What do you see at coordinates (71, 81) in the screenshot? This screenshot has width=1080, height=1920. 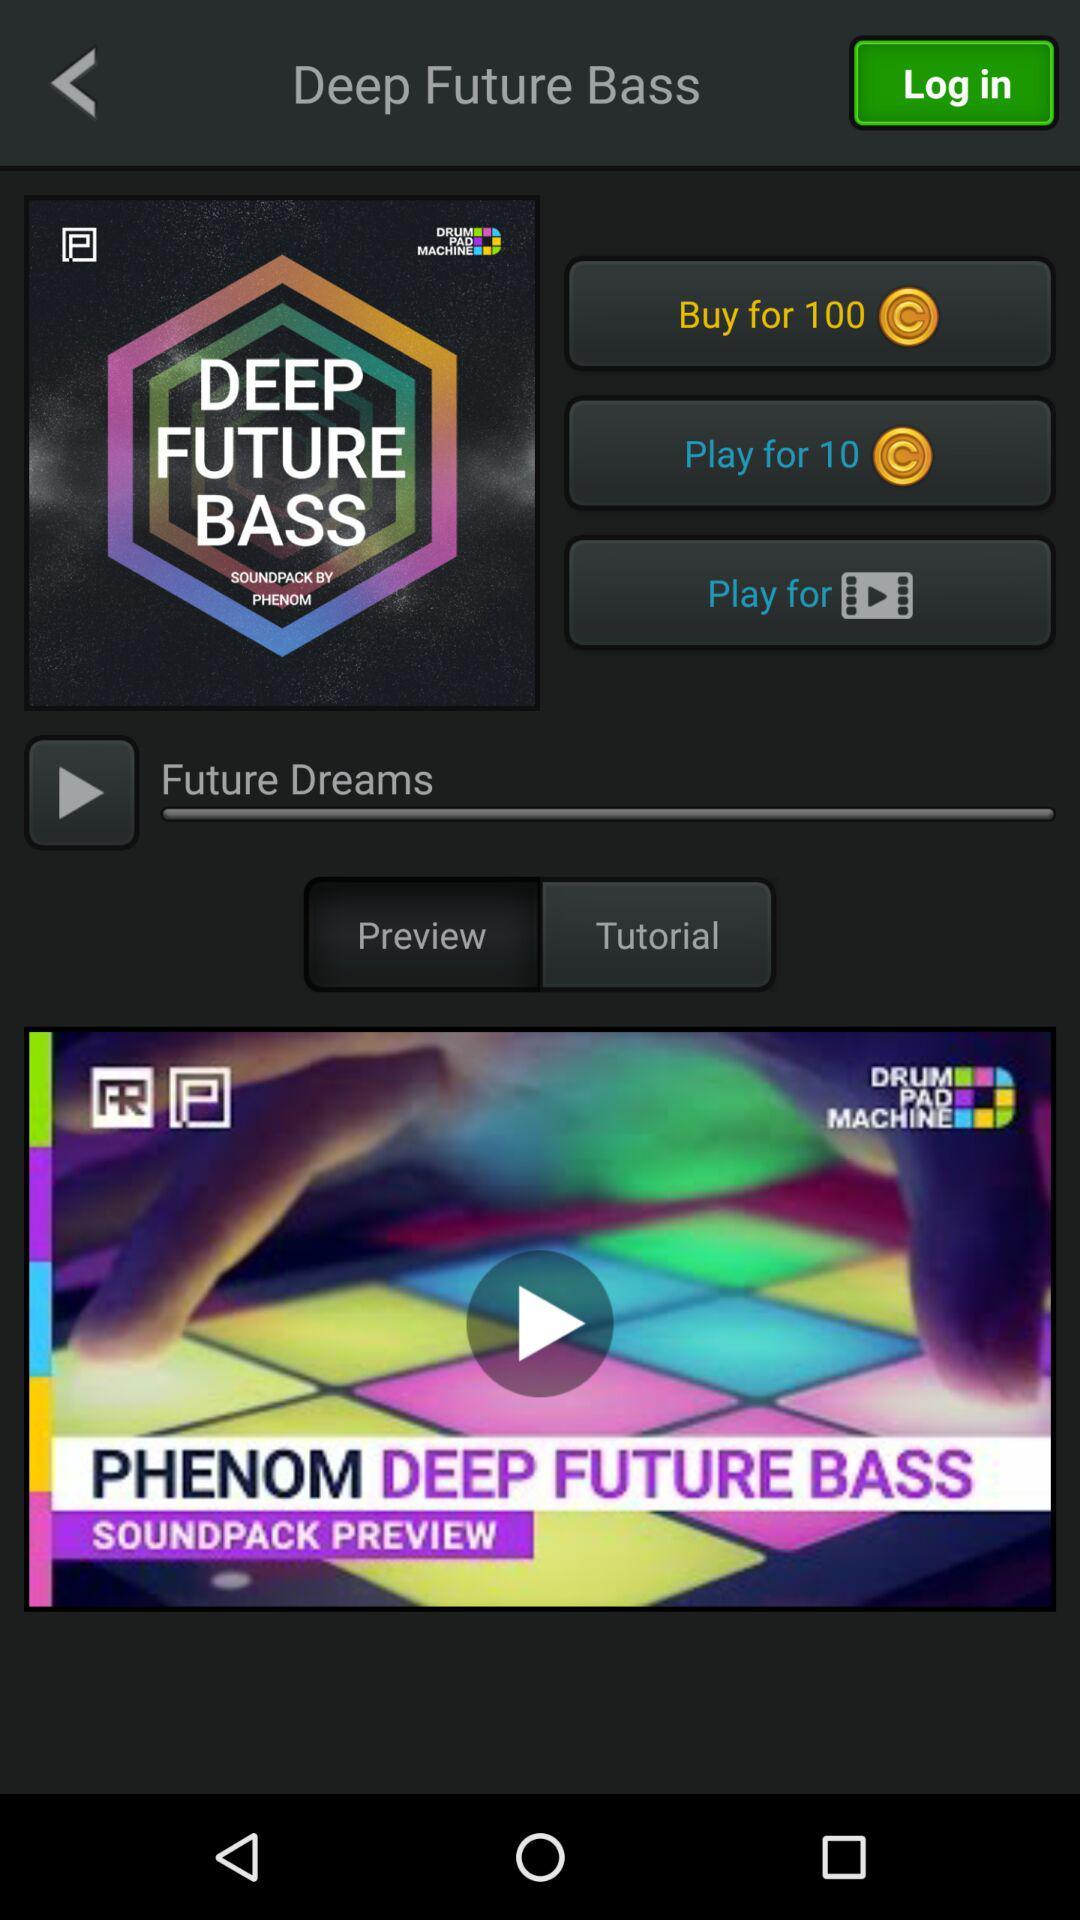 I see `the arrow_backward icon` at bounding box center [71, 81].